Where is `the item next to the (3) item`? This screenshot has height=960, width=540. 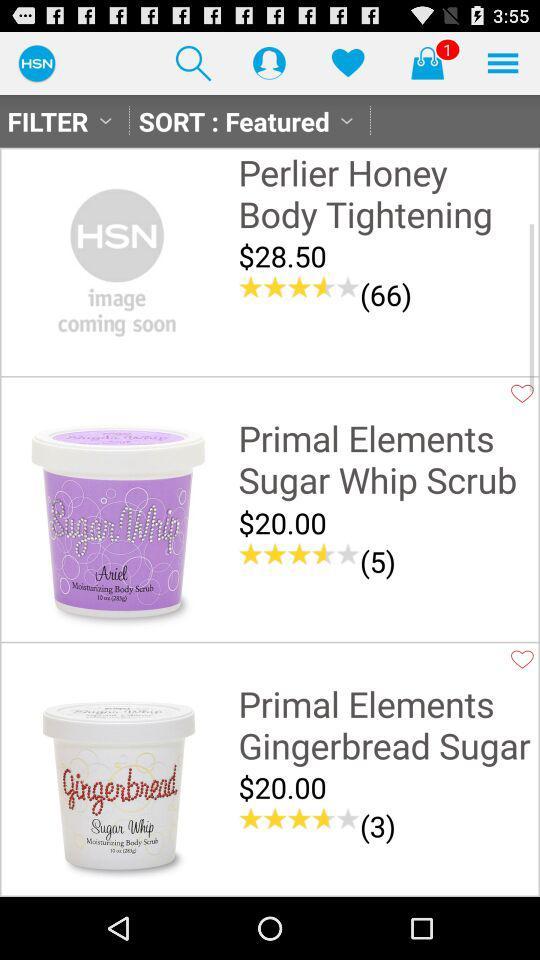
the item next to the (3) item is located at coordinates (298, 819).